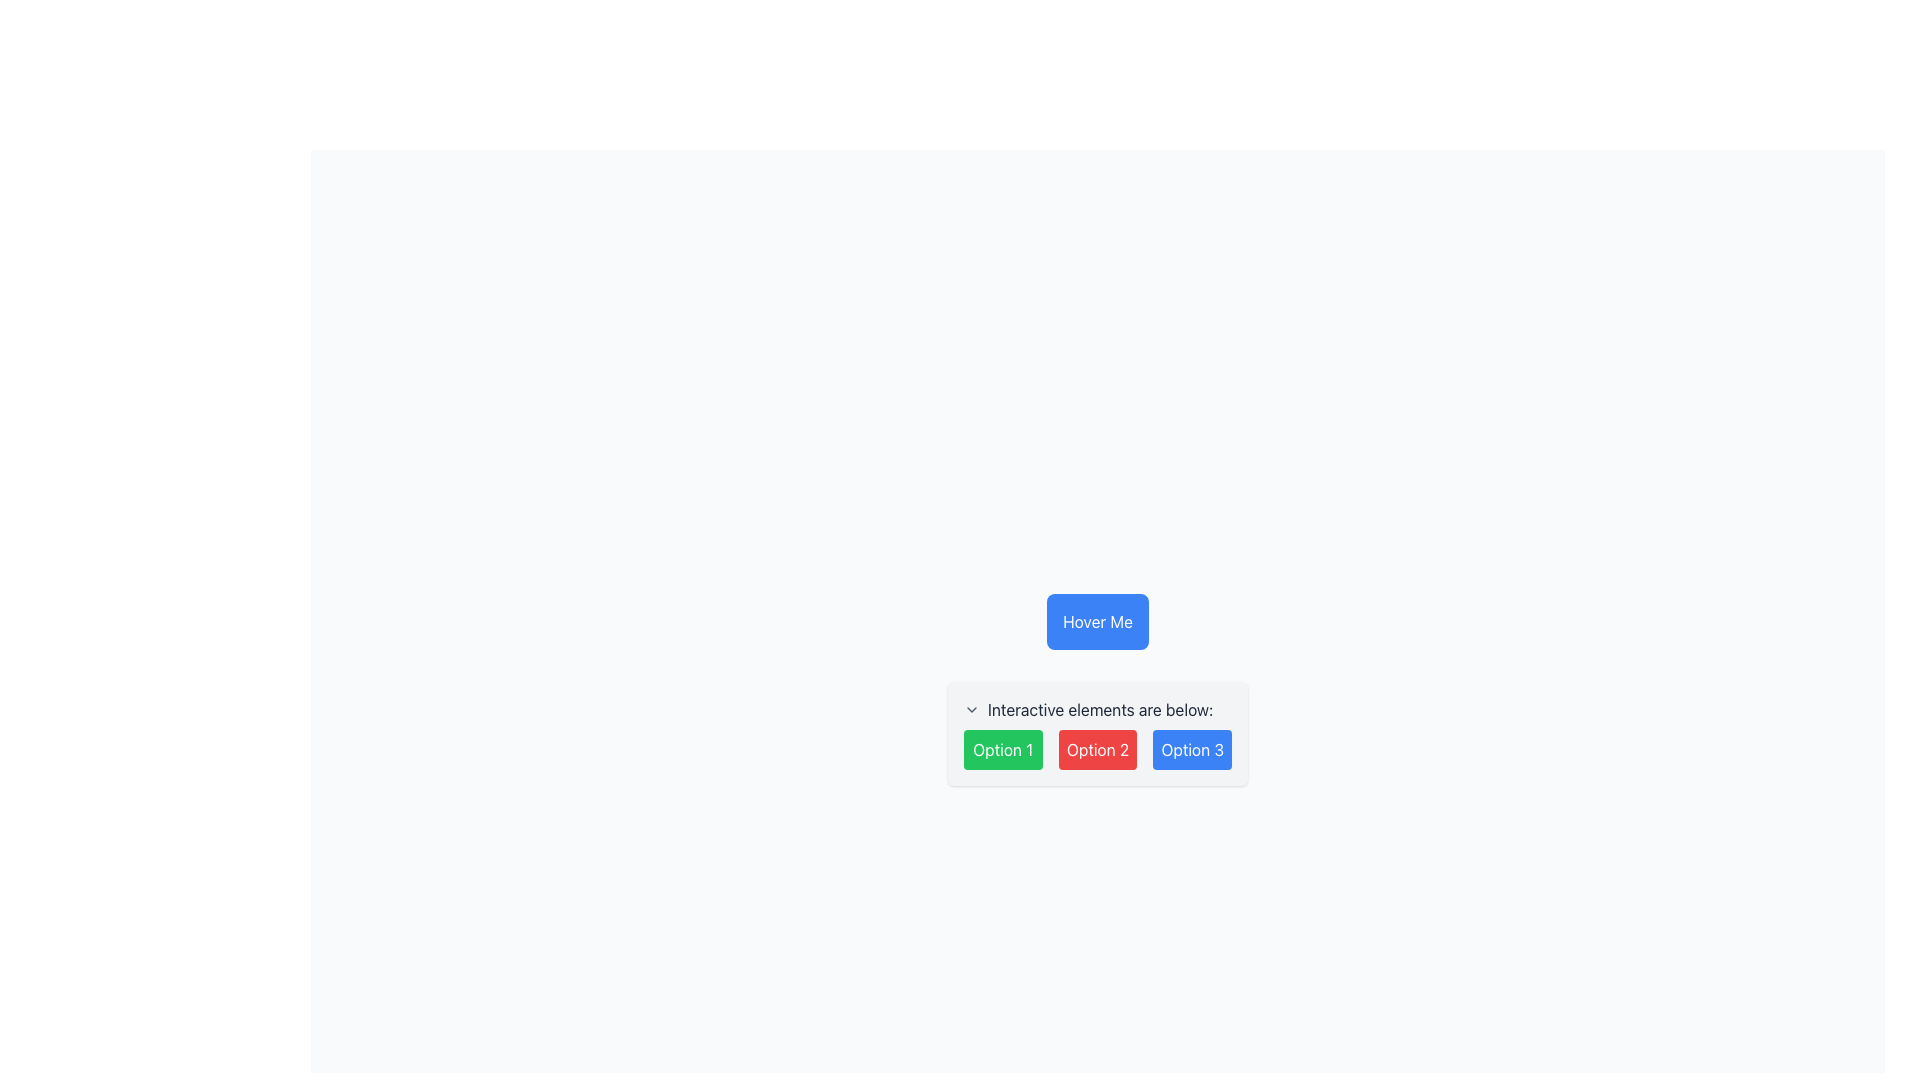 This screenshot has width=1920, height=1080. What do you see at coordinates (1097, 620) in the screenshot?
I see `the non-interactive button-like component located above the three horizontally arranged buttons labeled 'Option 1', 'Option 2', and 'Option 3'` at bounding box center [1097, 620].